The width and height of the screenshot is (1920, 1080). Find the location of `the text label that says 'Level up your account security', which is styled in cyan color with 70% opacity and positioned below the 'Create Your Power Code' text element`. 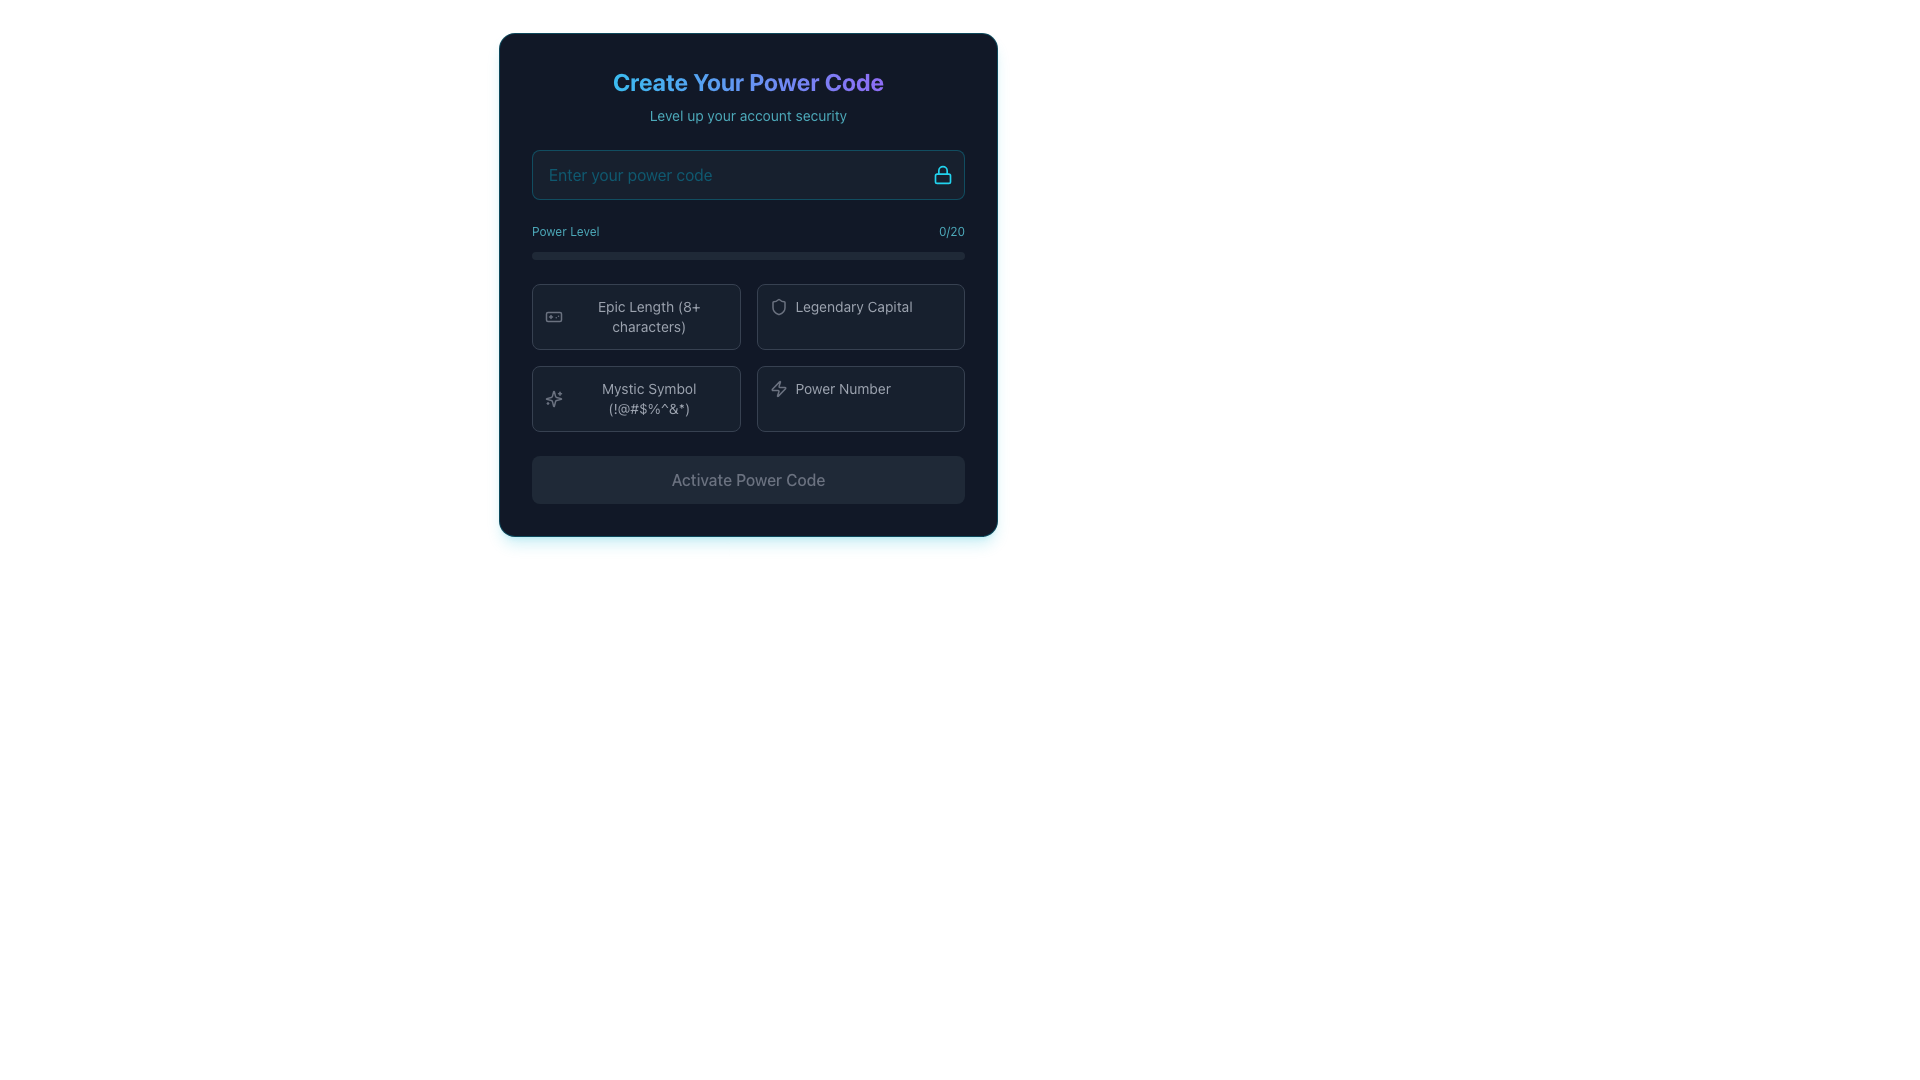

the text label that says 'Level up your account security', which is styled in cyan color with 70% opacity and positioned below the 'Create Your Power Code' text element is located at coordinates (747, 115).